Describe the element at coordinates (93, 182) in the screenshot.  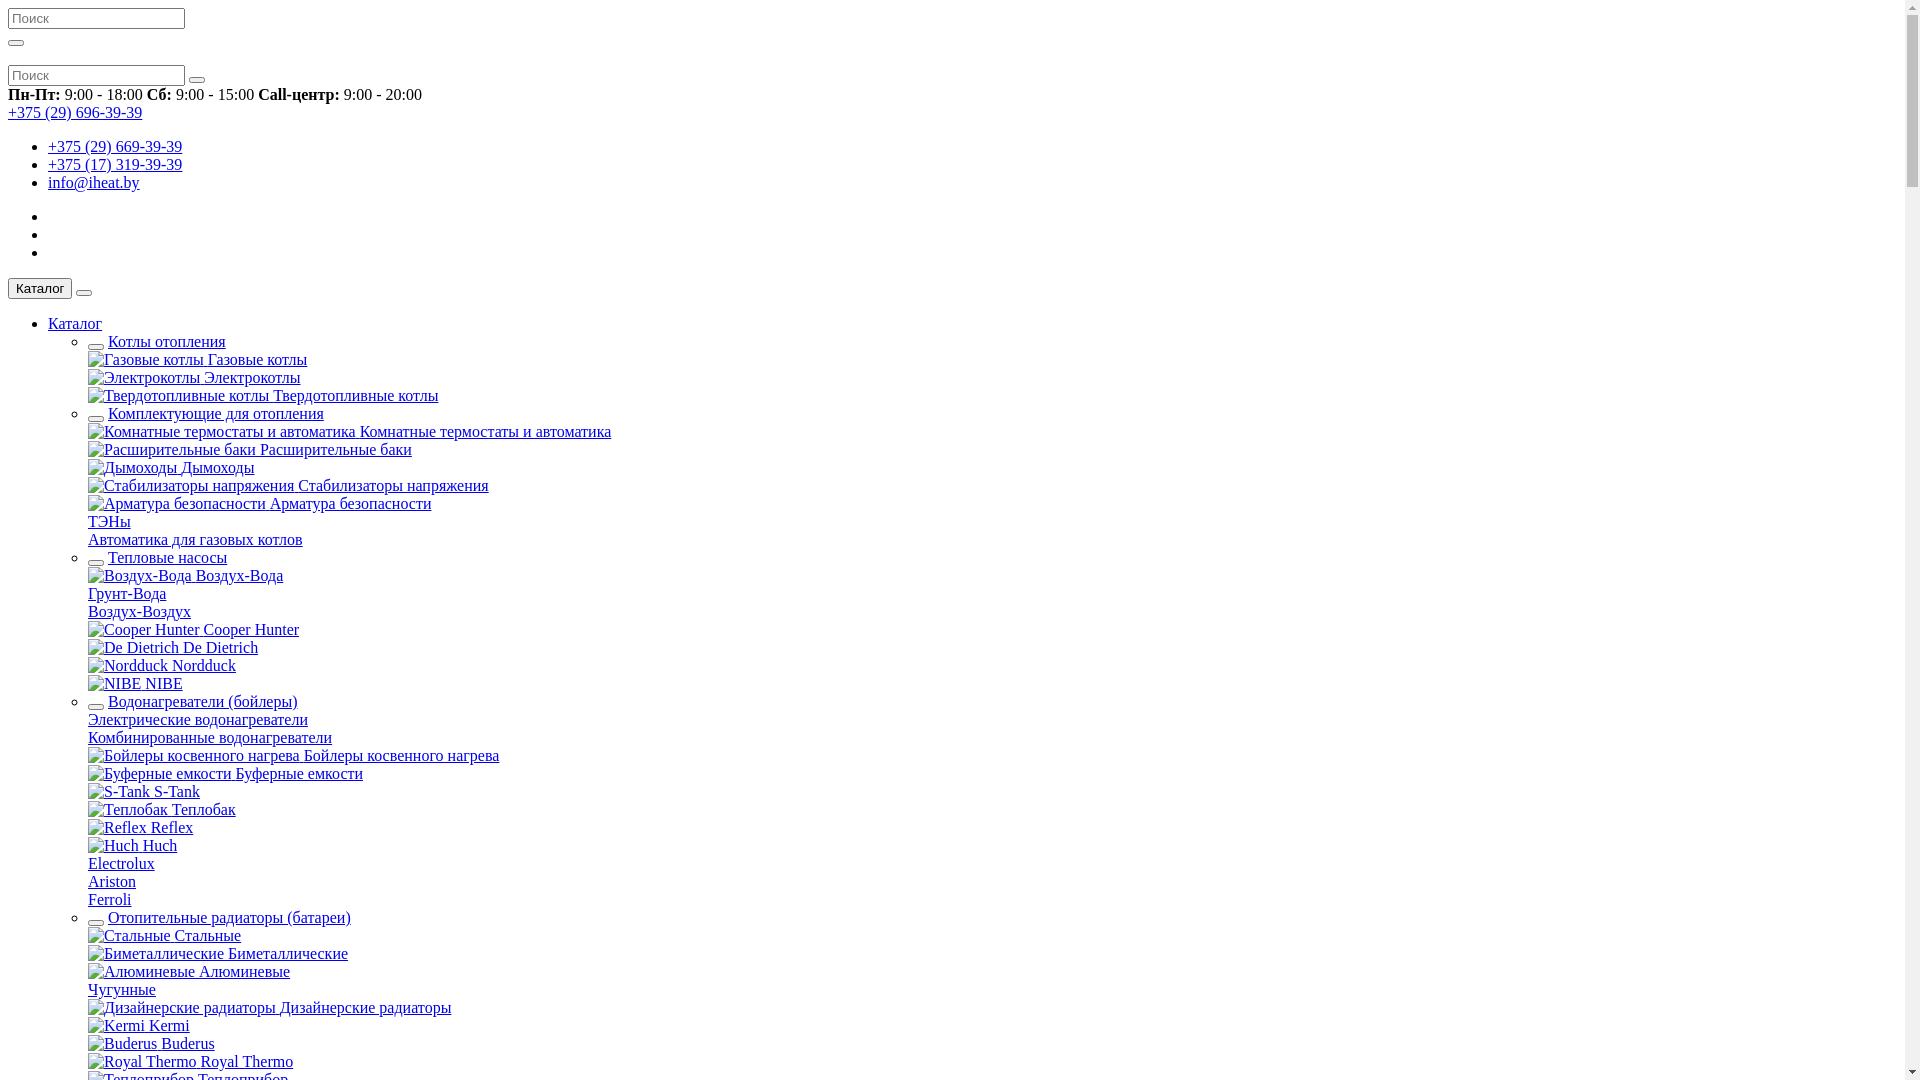
I see `'info@iheat.by'` at that location.